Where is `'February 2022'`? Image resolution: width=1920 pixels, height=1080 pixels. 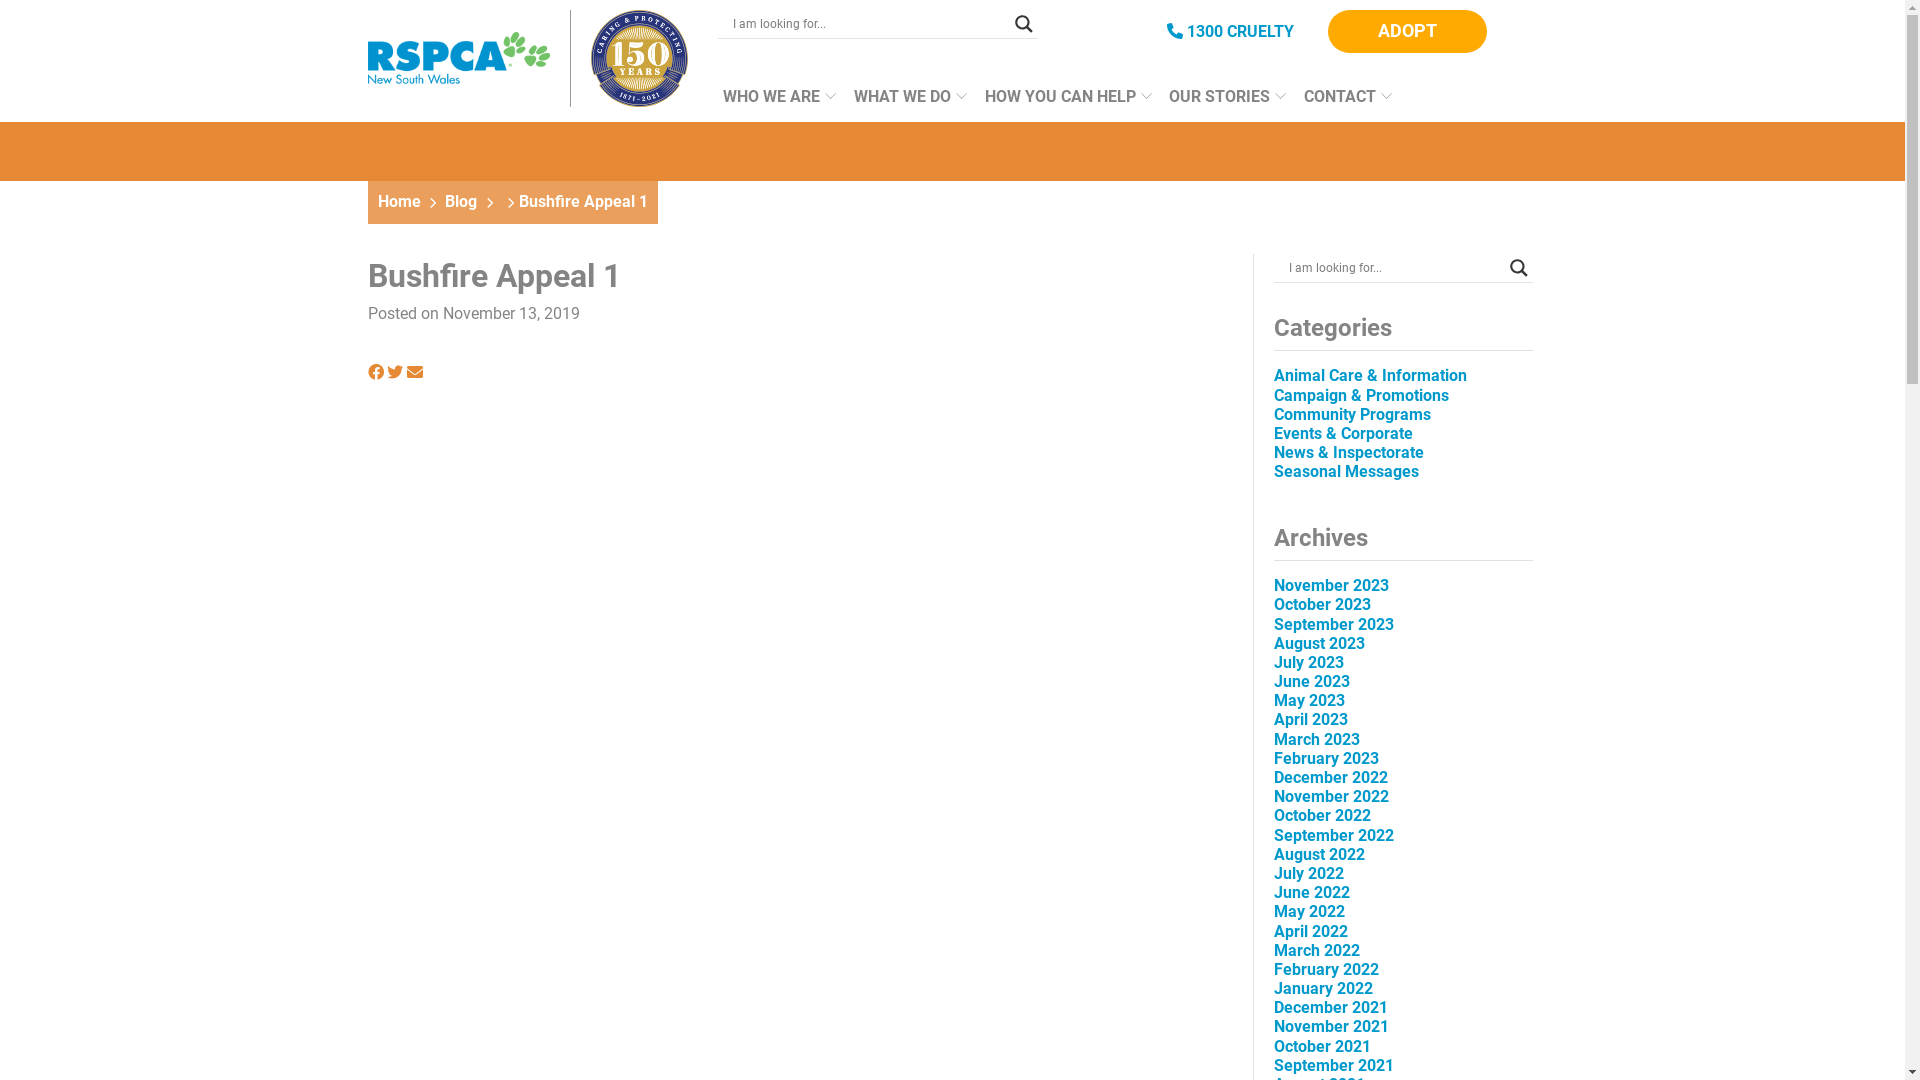 'February 2022' is located at coordinates (1326, 968).